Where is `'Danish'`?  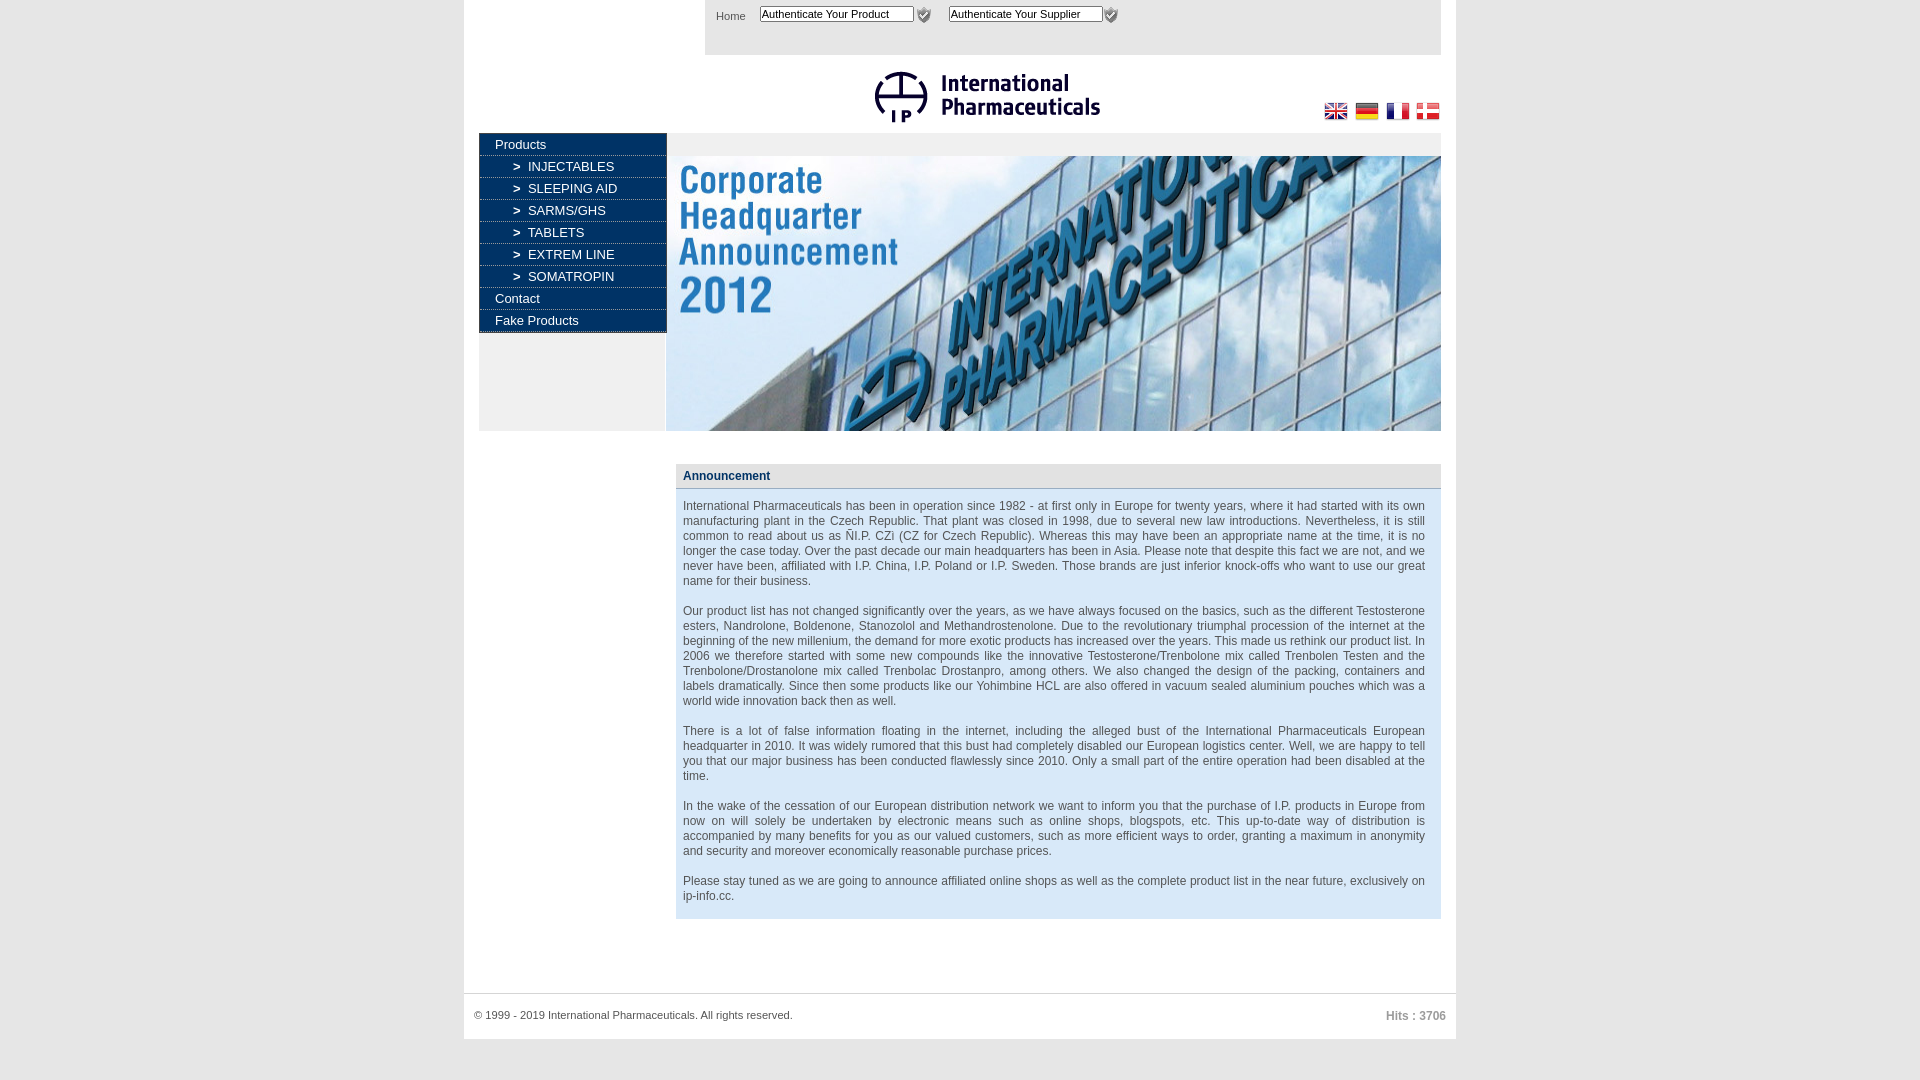 'Danish' is located at coordinates (1427, 111).